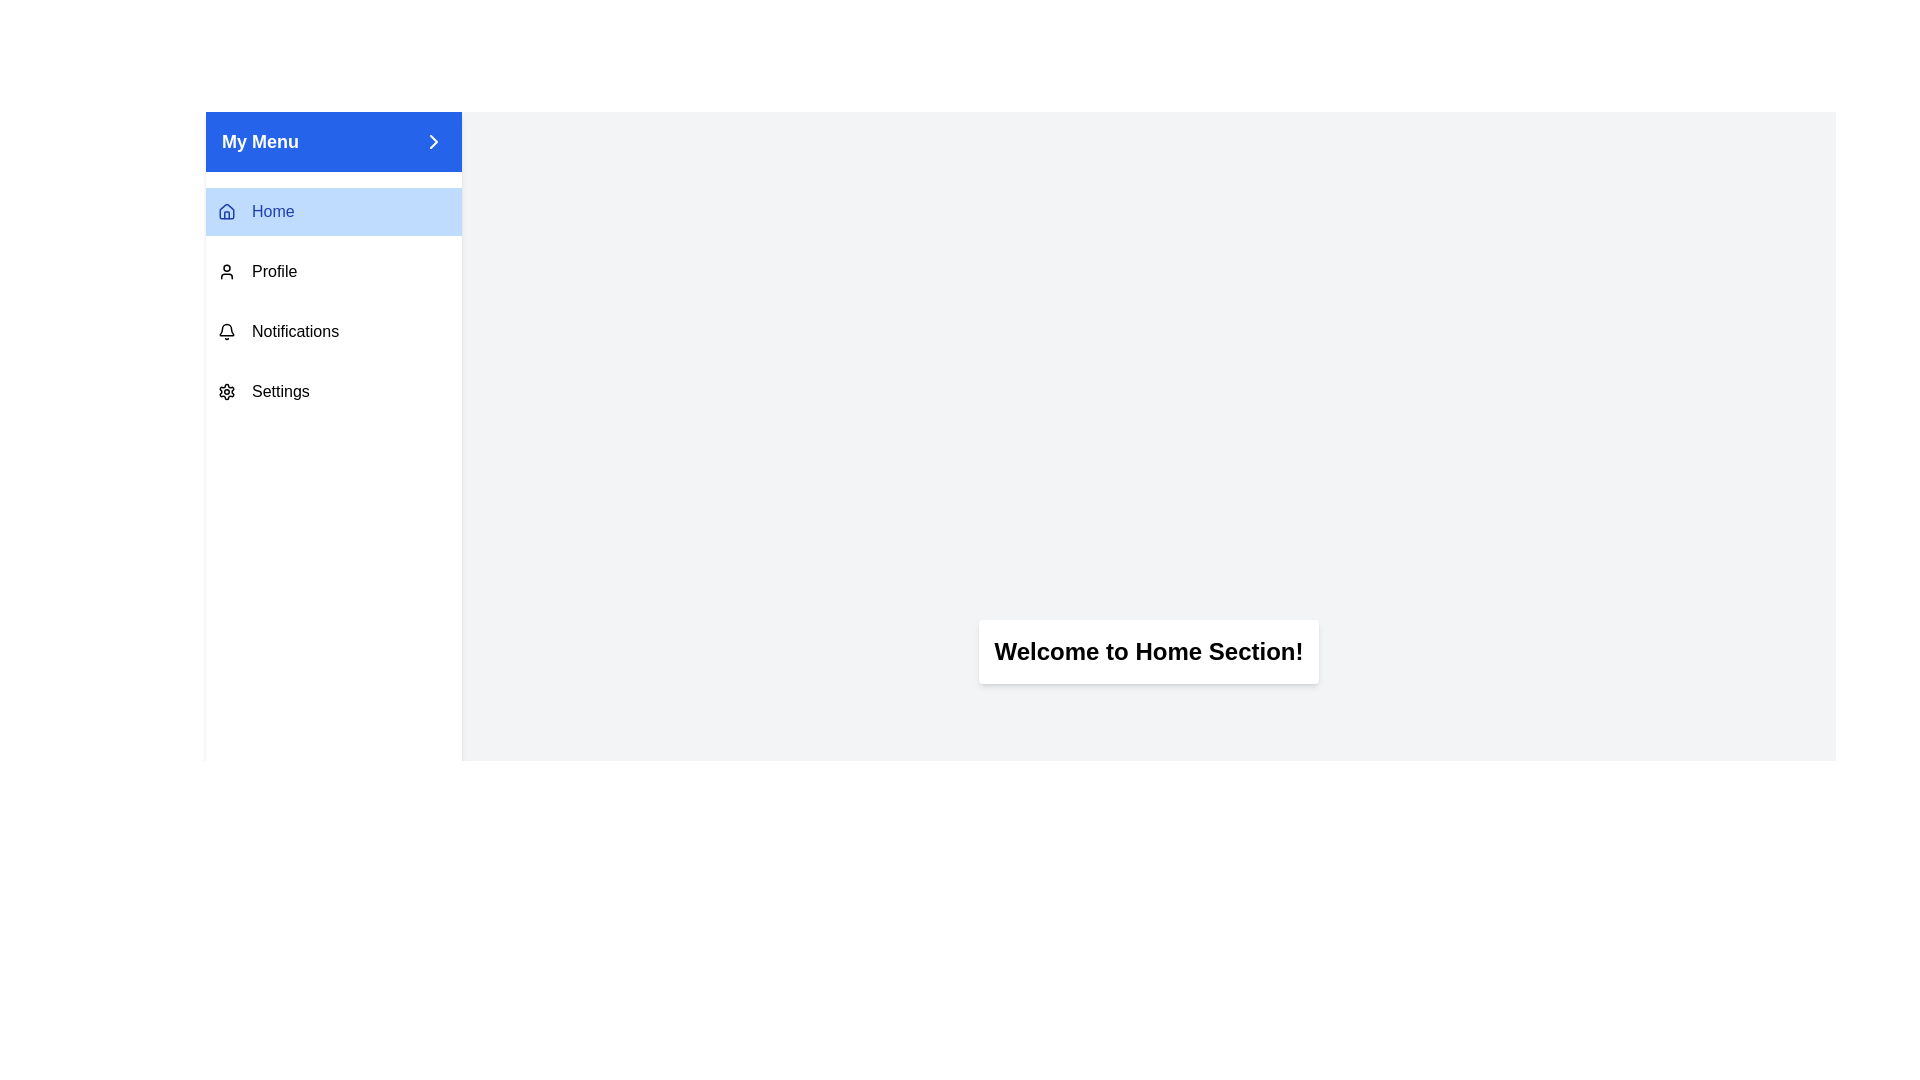 The width and height of the screenshot is (1920, 1080). I want to click on the 'Profile' navigation item in the sidebar menu, so click(334, 272).